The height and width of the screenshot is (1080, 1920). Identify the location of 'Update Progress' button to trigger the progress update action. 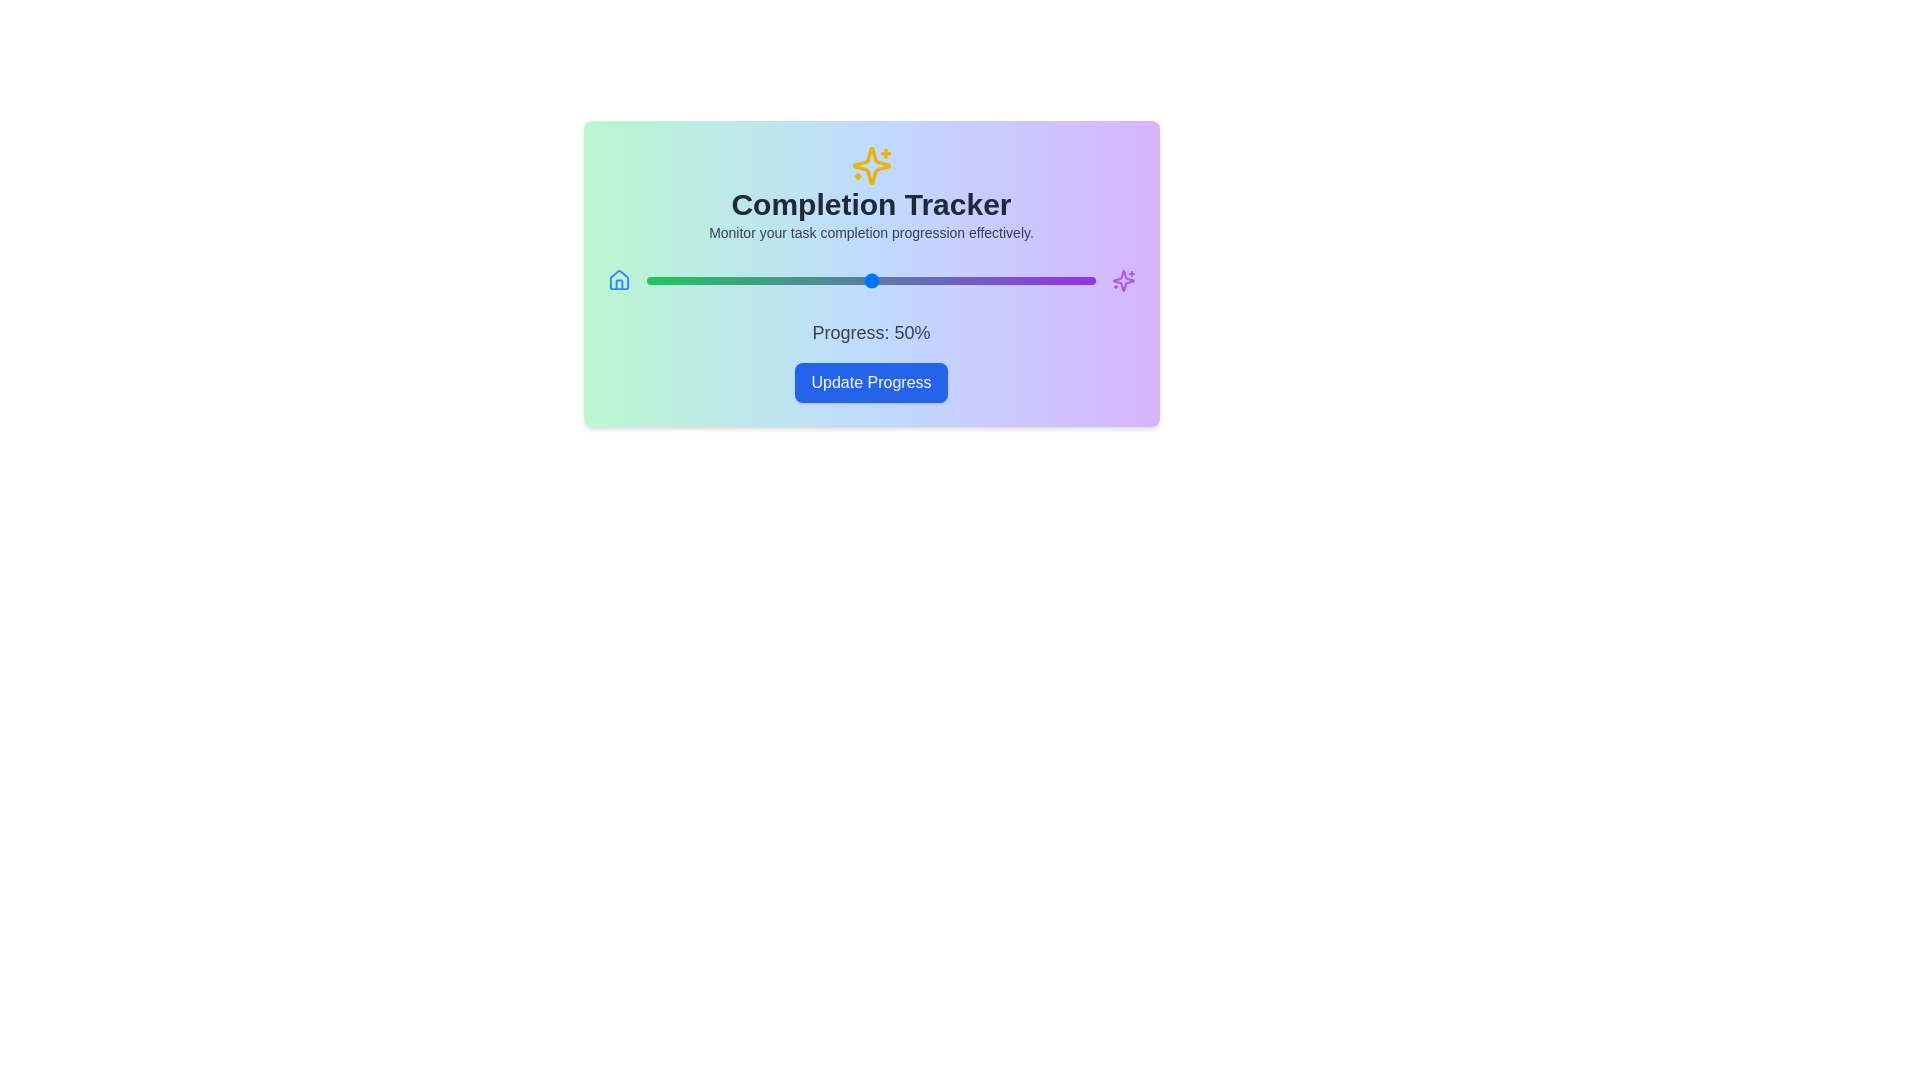
(871, 382).